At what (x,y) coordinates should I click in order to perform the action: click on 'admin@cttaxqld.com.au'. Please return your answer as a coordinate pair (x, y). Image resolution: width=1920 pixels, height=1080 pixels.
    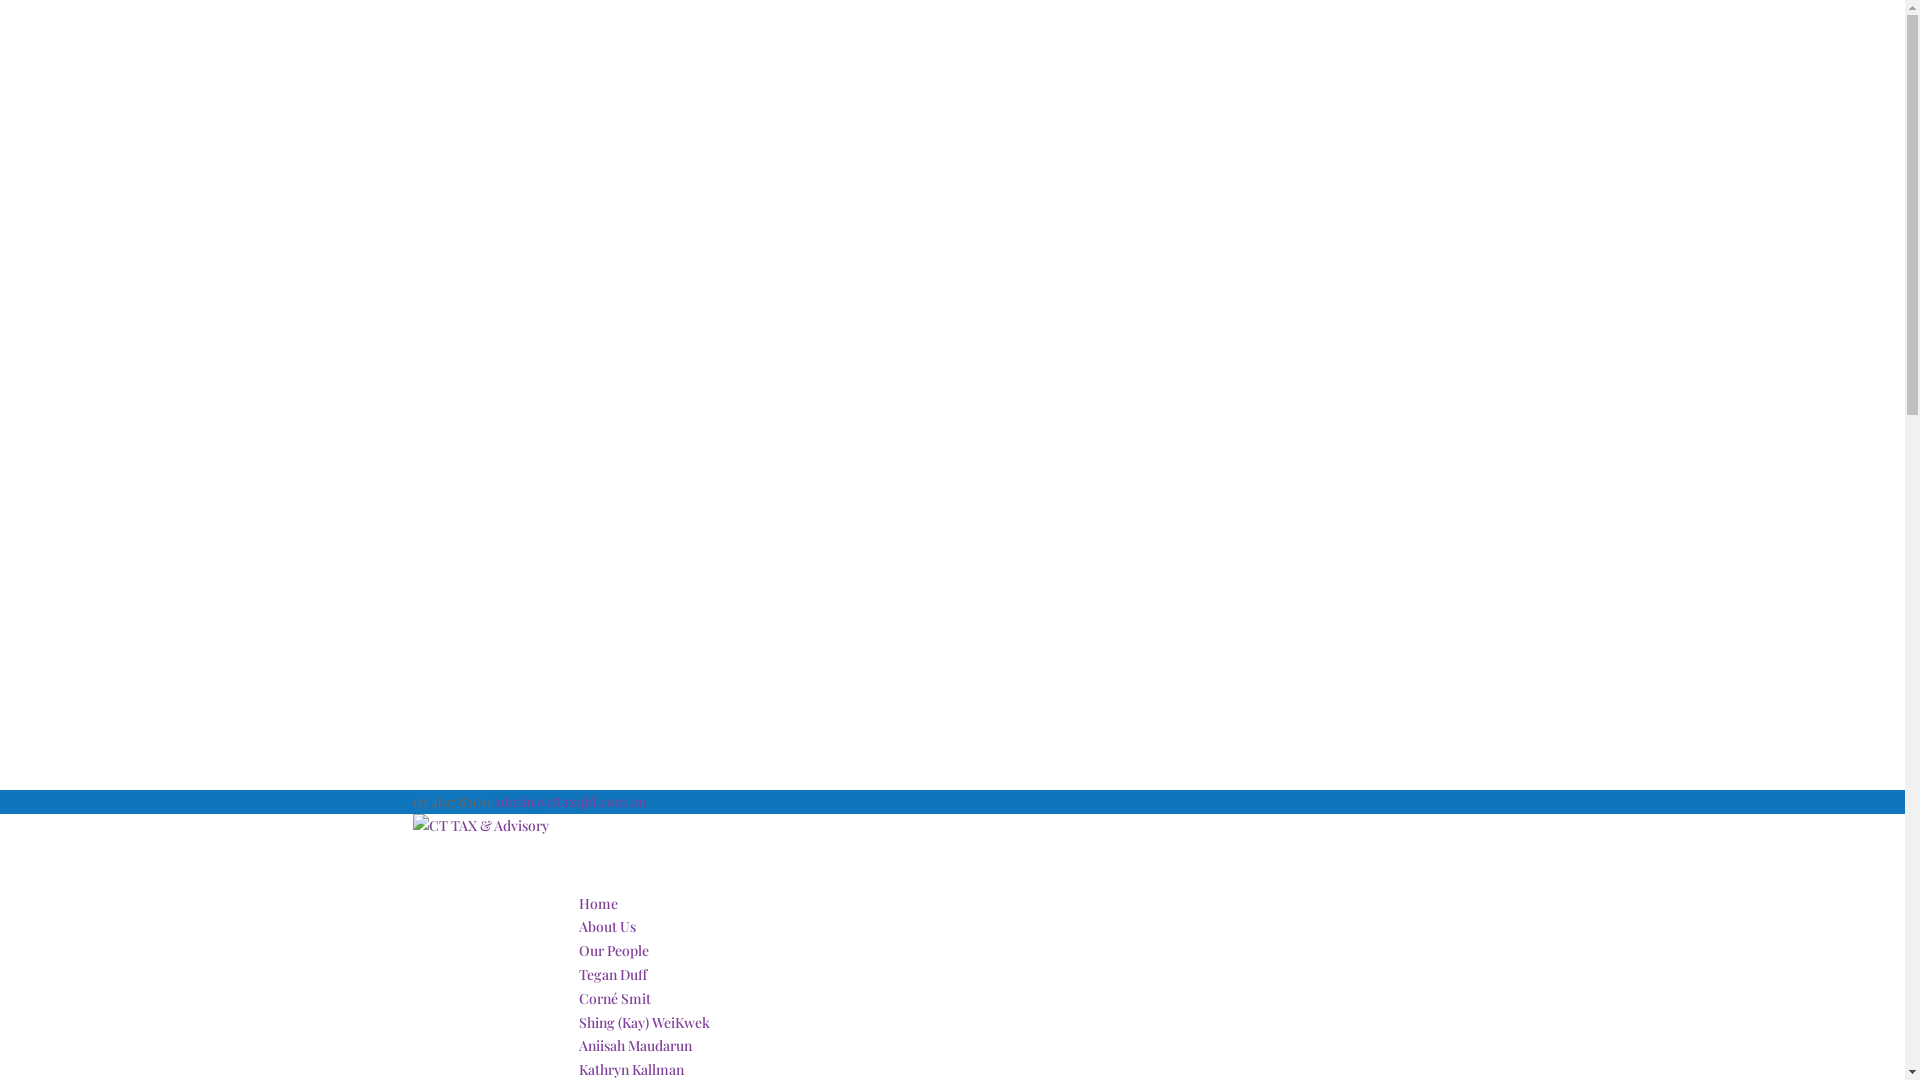
    Looking at the image, I should click on (569, 800).